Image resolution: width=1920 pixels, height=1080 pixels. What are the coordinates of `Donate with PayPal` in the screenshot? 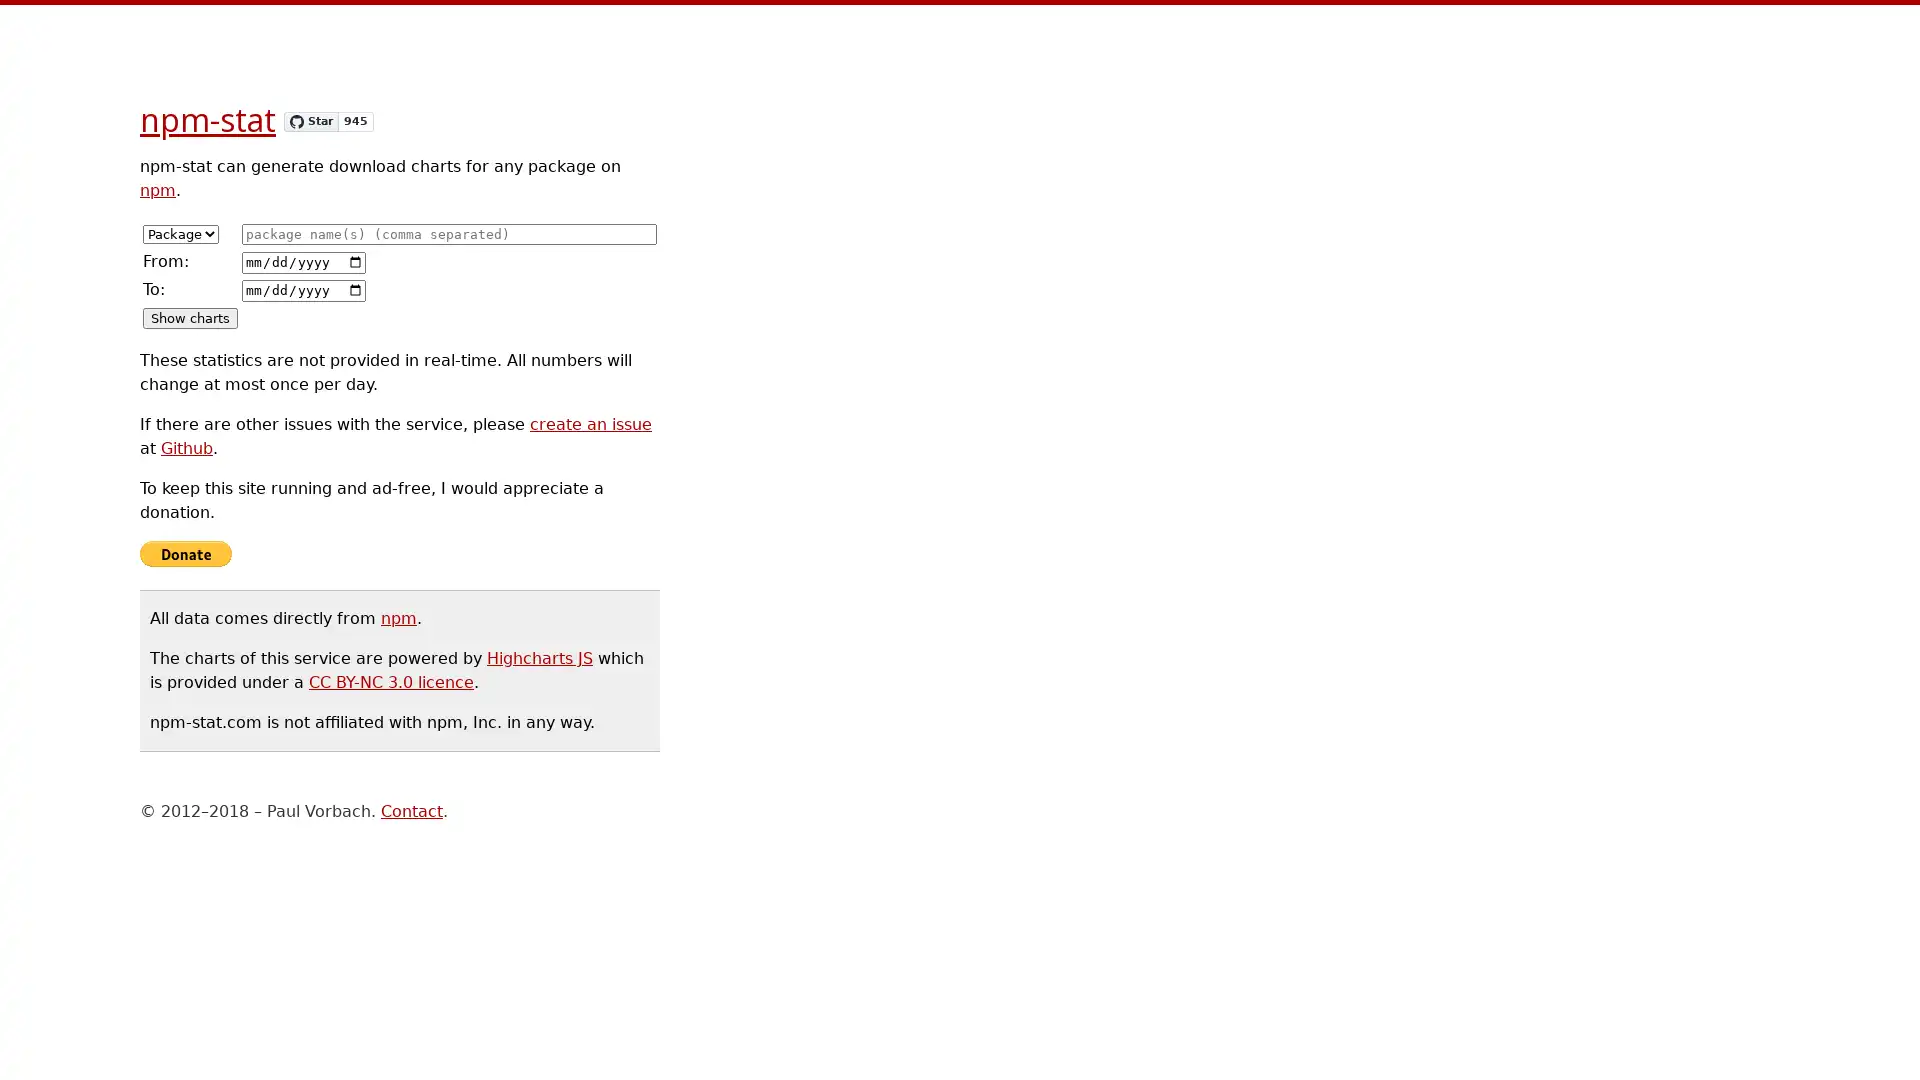 It's located at (186, 554).